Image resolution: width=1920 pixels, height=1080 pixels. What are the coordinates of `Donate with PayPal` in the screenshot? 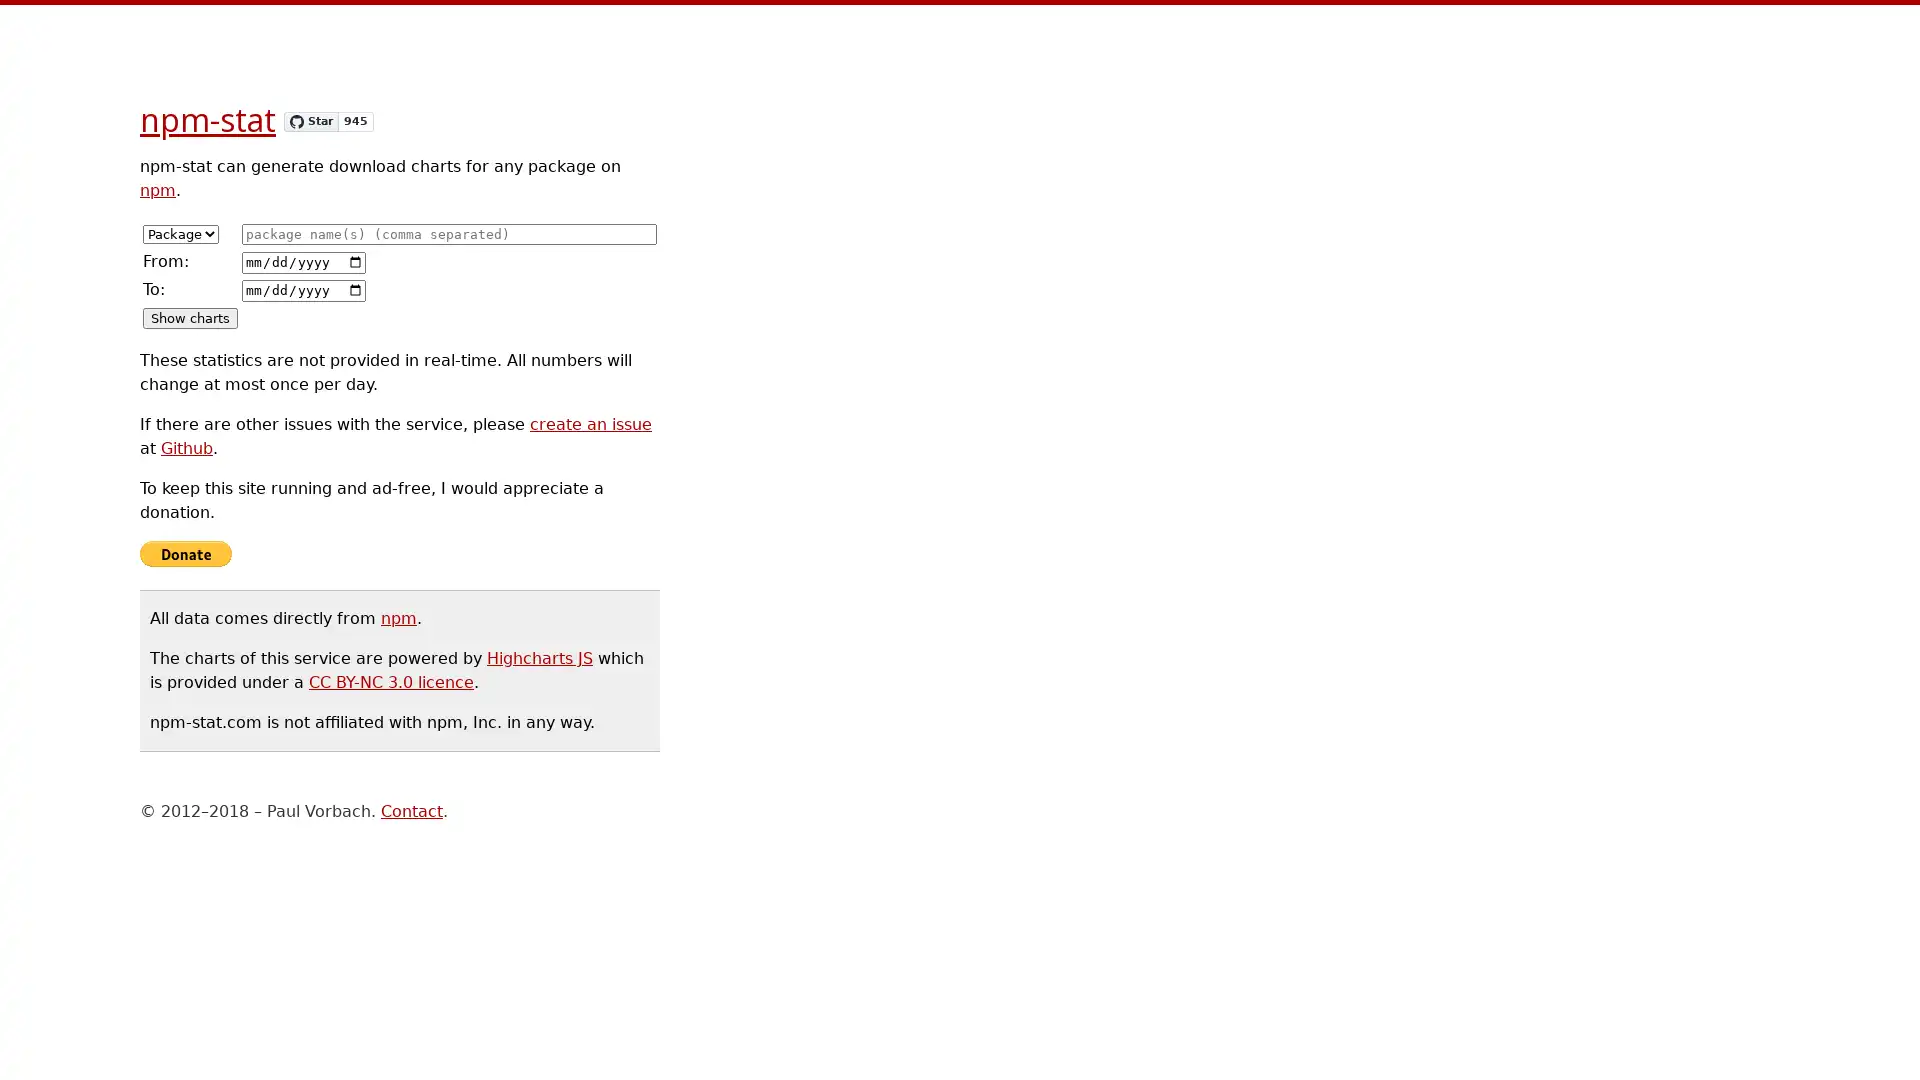 It's located at (186, 554).